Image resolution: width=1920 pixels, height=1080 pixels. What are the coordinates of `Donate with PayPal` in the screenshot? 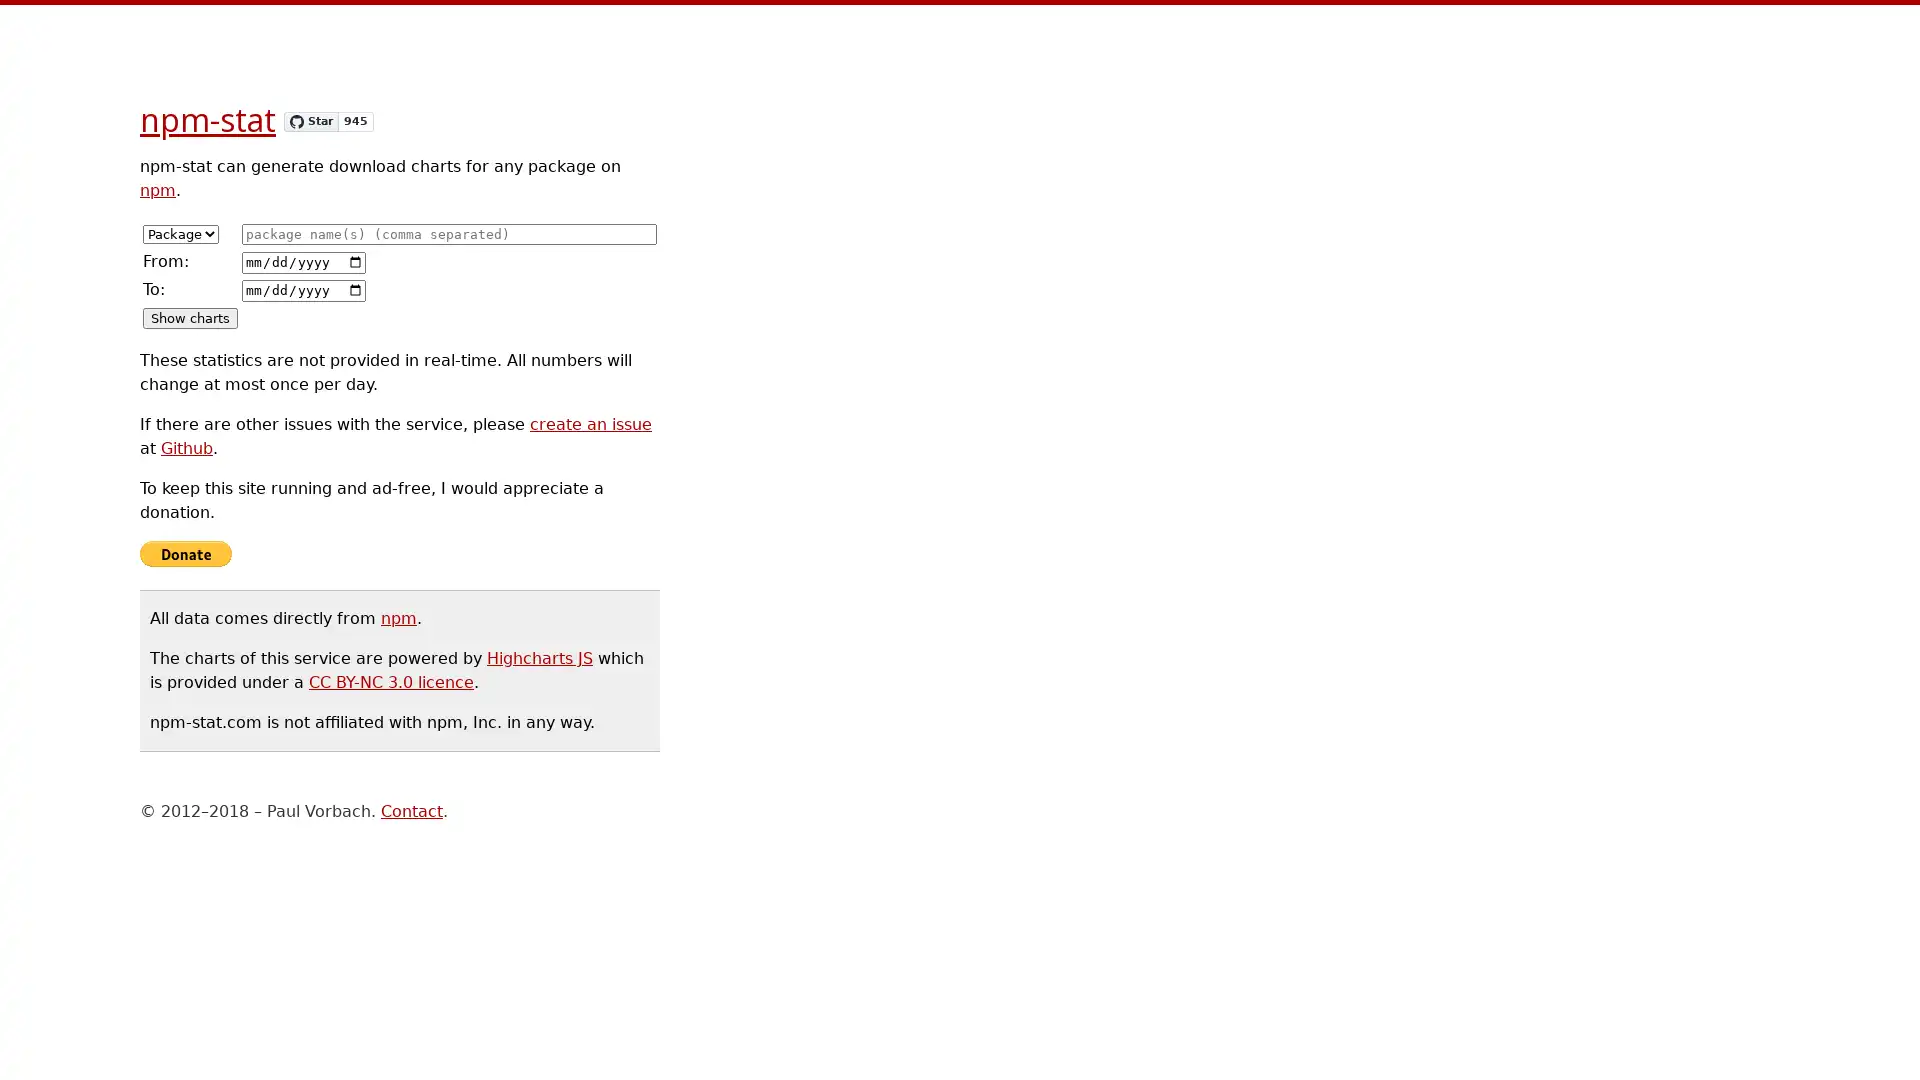 It's located at (186, 554).